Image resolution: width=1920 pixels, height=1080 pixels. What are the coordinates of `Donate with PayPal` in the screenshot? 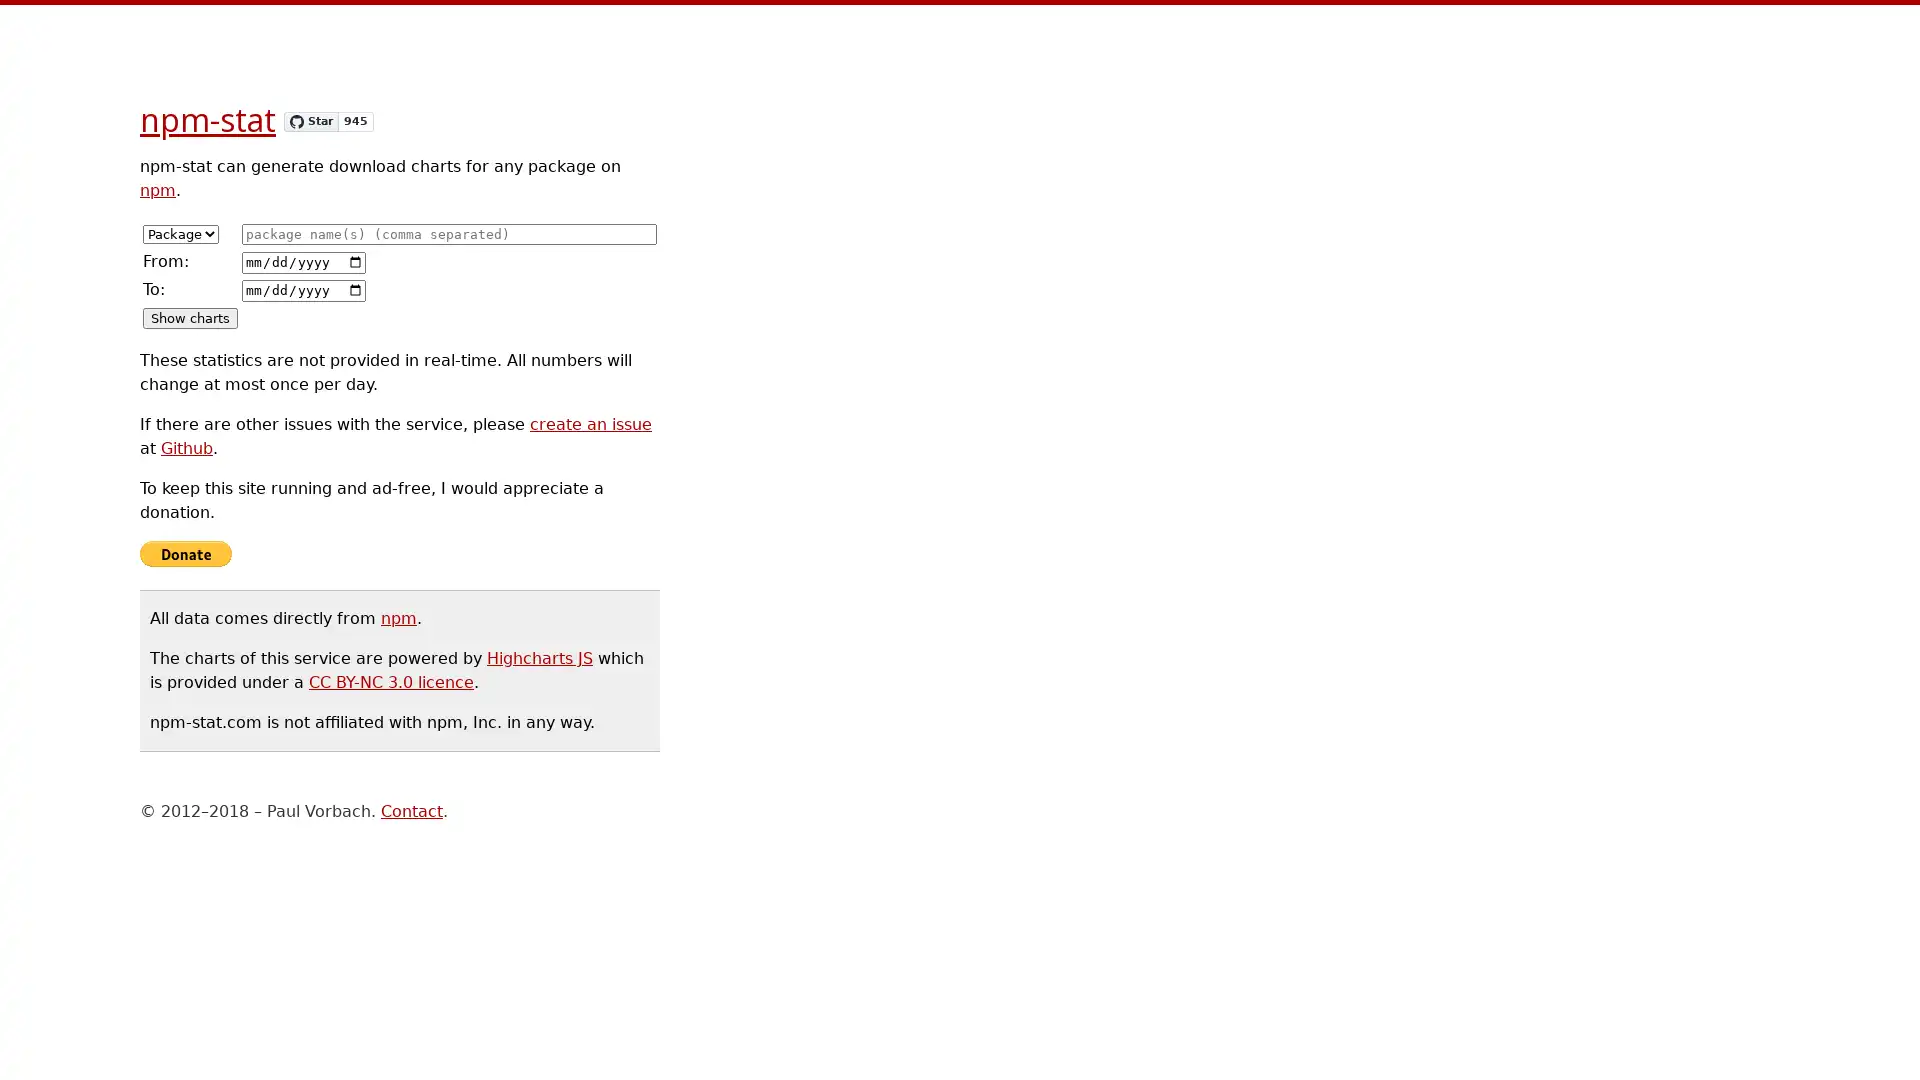 It's located at (186, 554).